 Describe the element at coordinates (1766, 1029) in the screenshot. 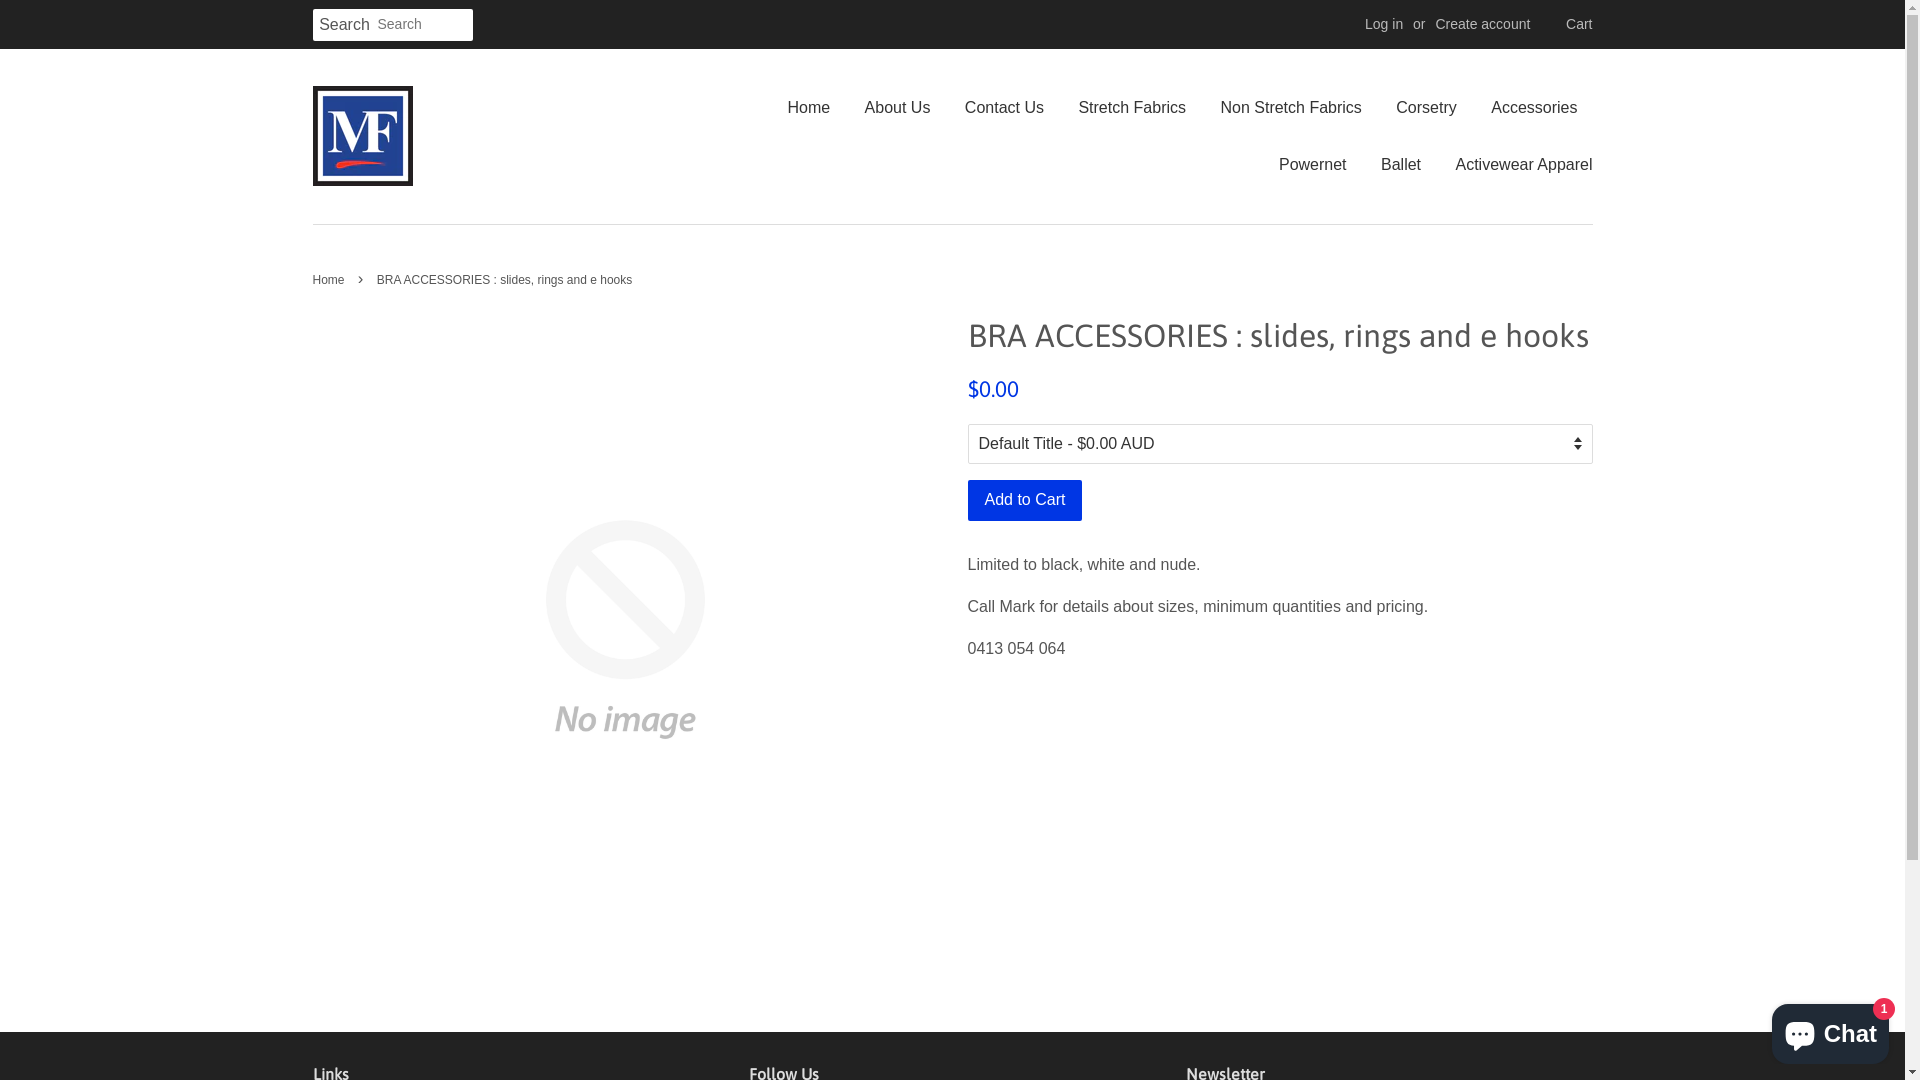

I see `'Shopify online store chat'` at that location.